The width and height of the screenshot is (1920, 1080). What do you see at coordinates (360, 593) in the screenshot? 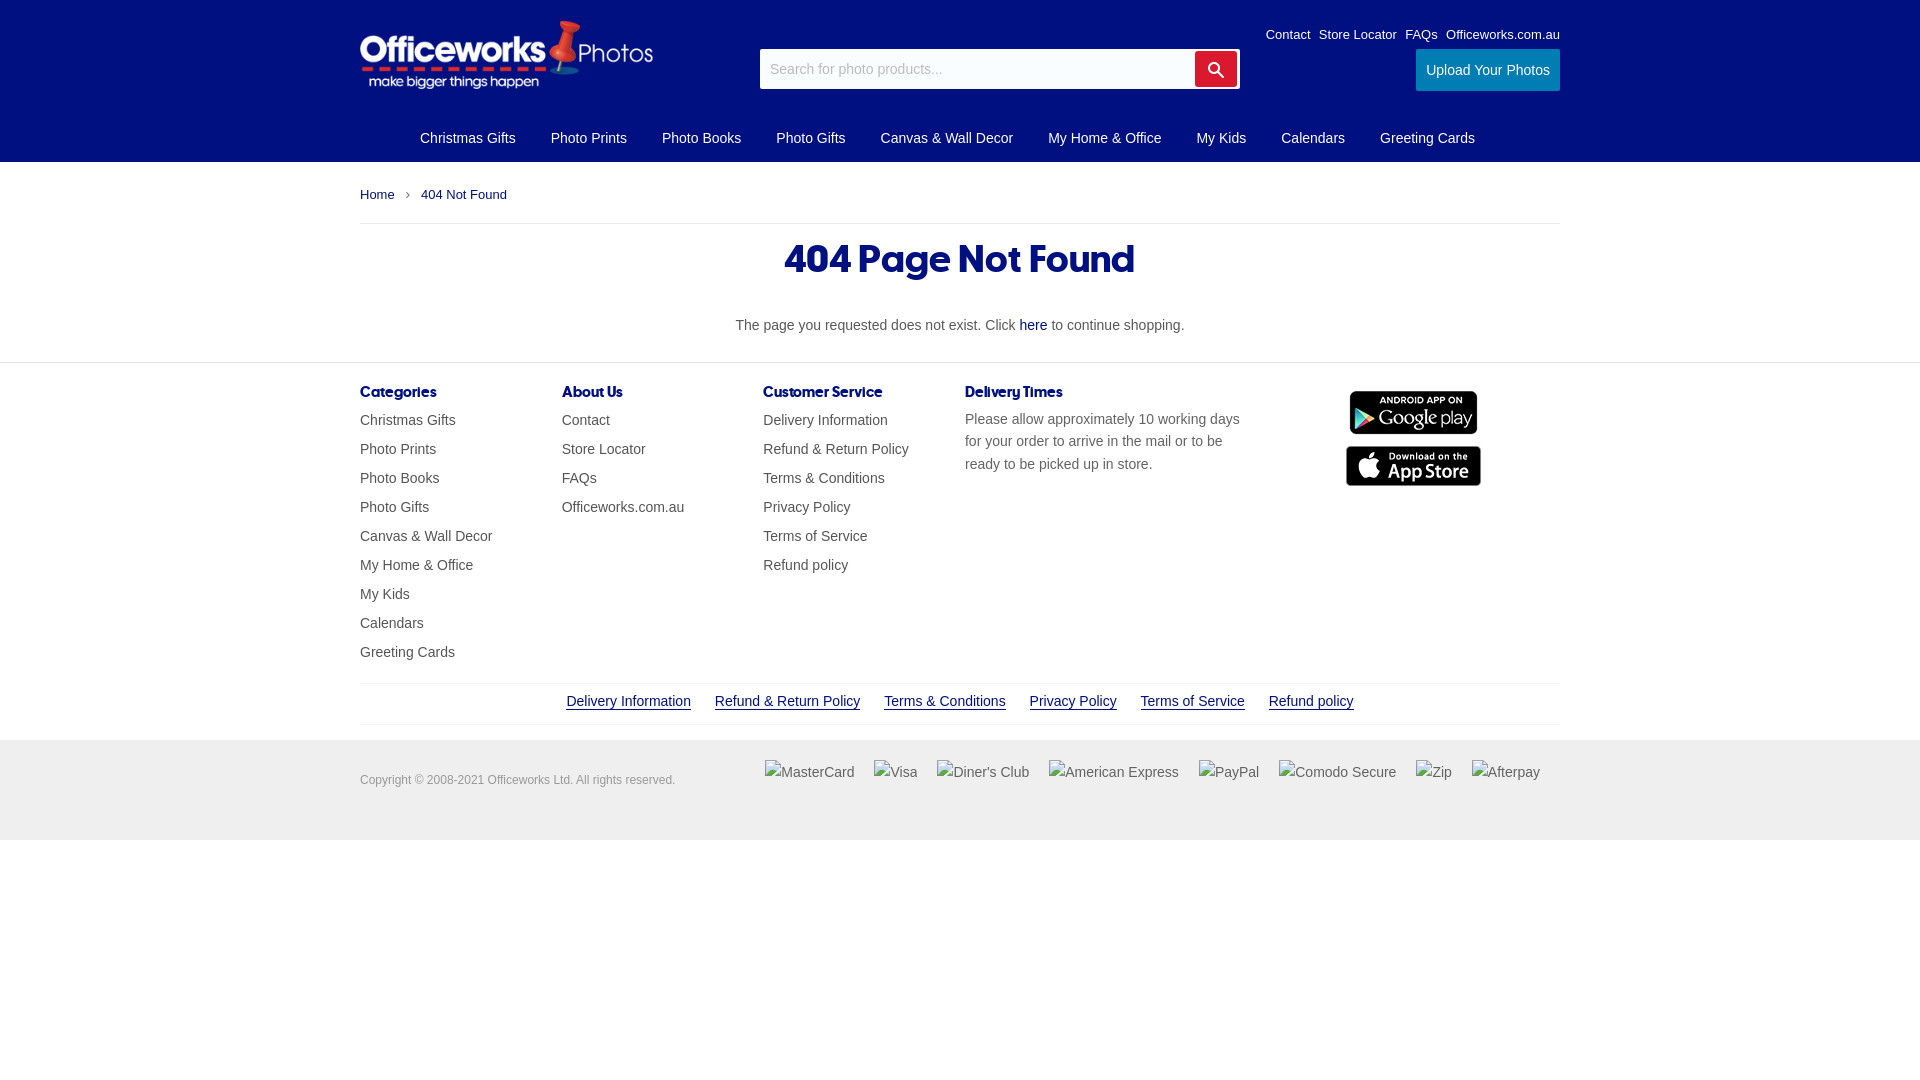
I see `'My Kids'` at bounding box center [360, 593].